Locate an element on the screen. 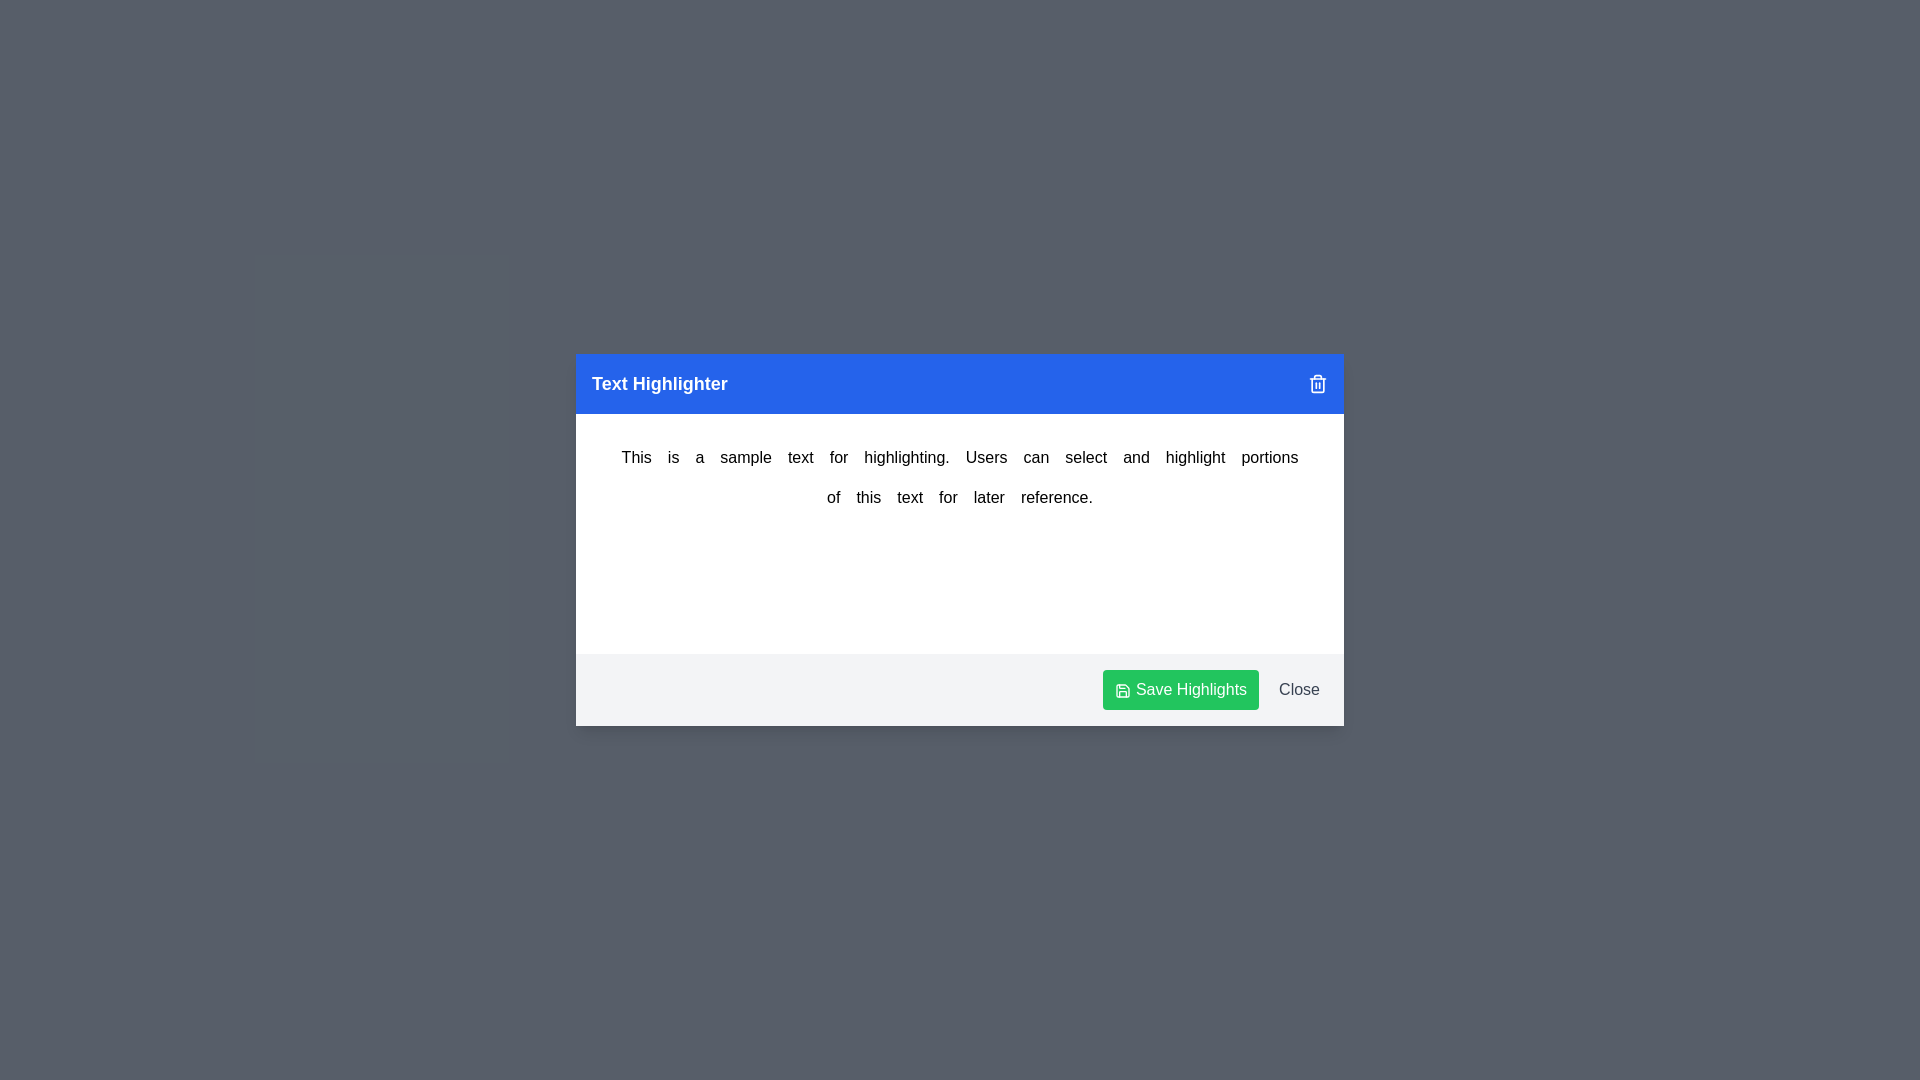  the trash icon in the header to dismiss the dialog is located at coordinates (1318, 384).